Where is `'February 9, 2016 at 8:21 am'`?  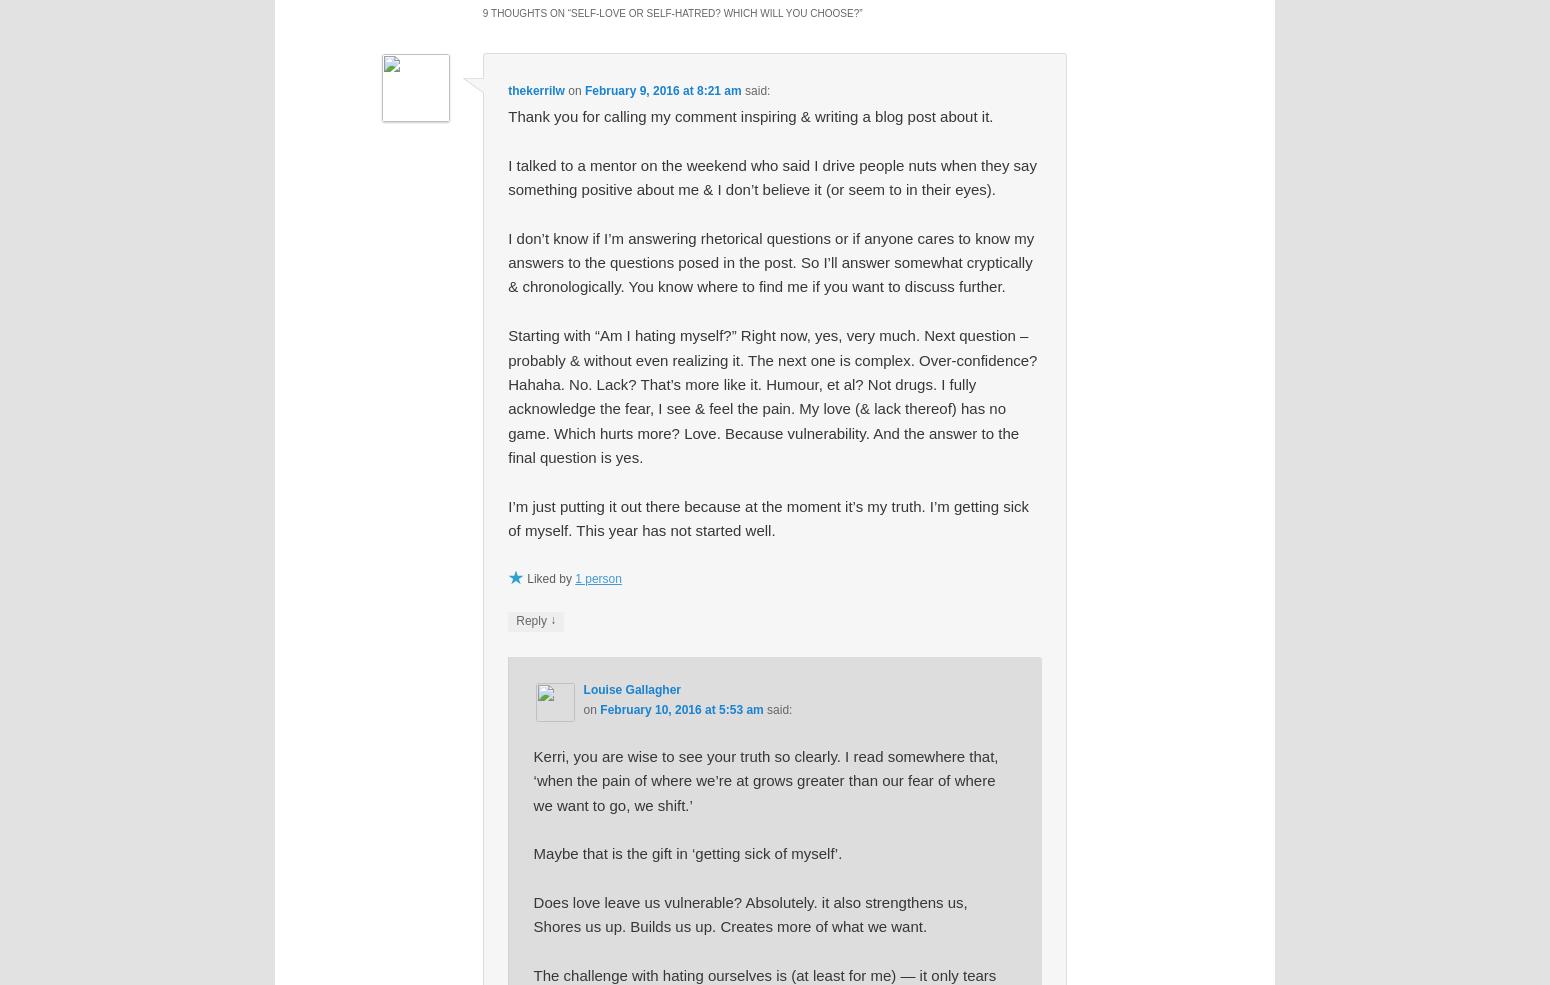
'February 9, 2016 at 8:21 am' is located at coordinates (584, 90).